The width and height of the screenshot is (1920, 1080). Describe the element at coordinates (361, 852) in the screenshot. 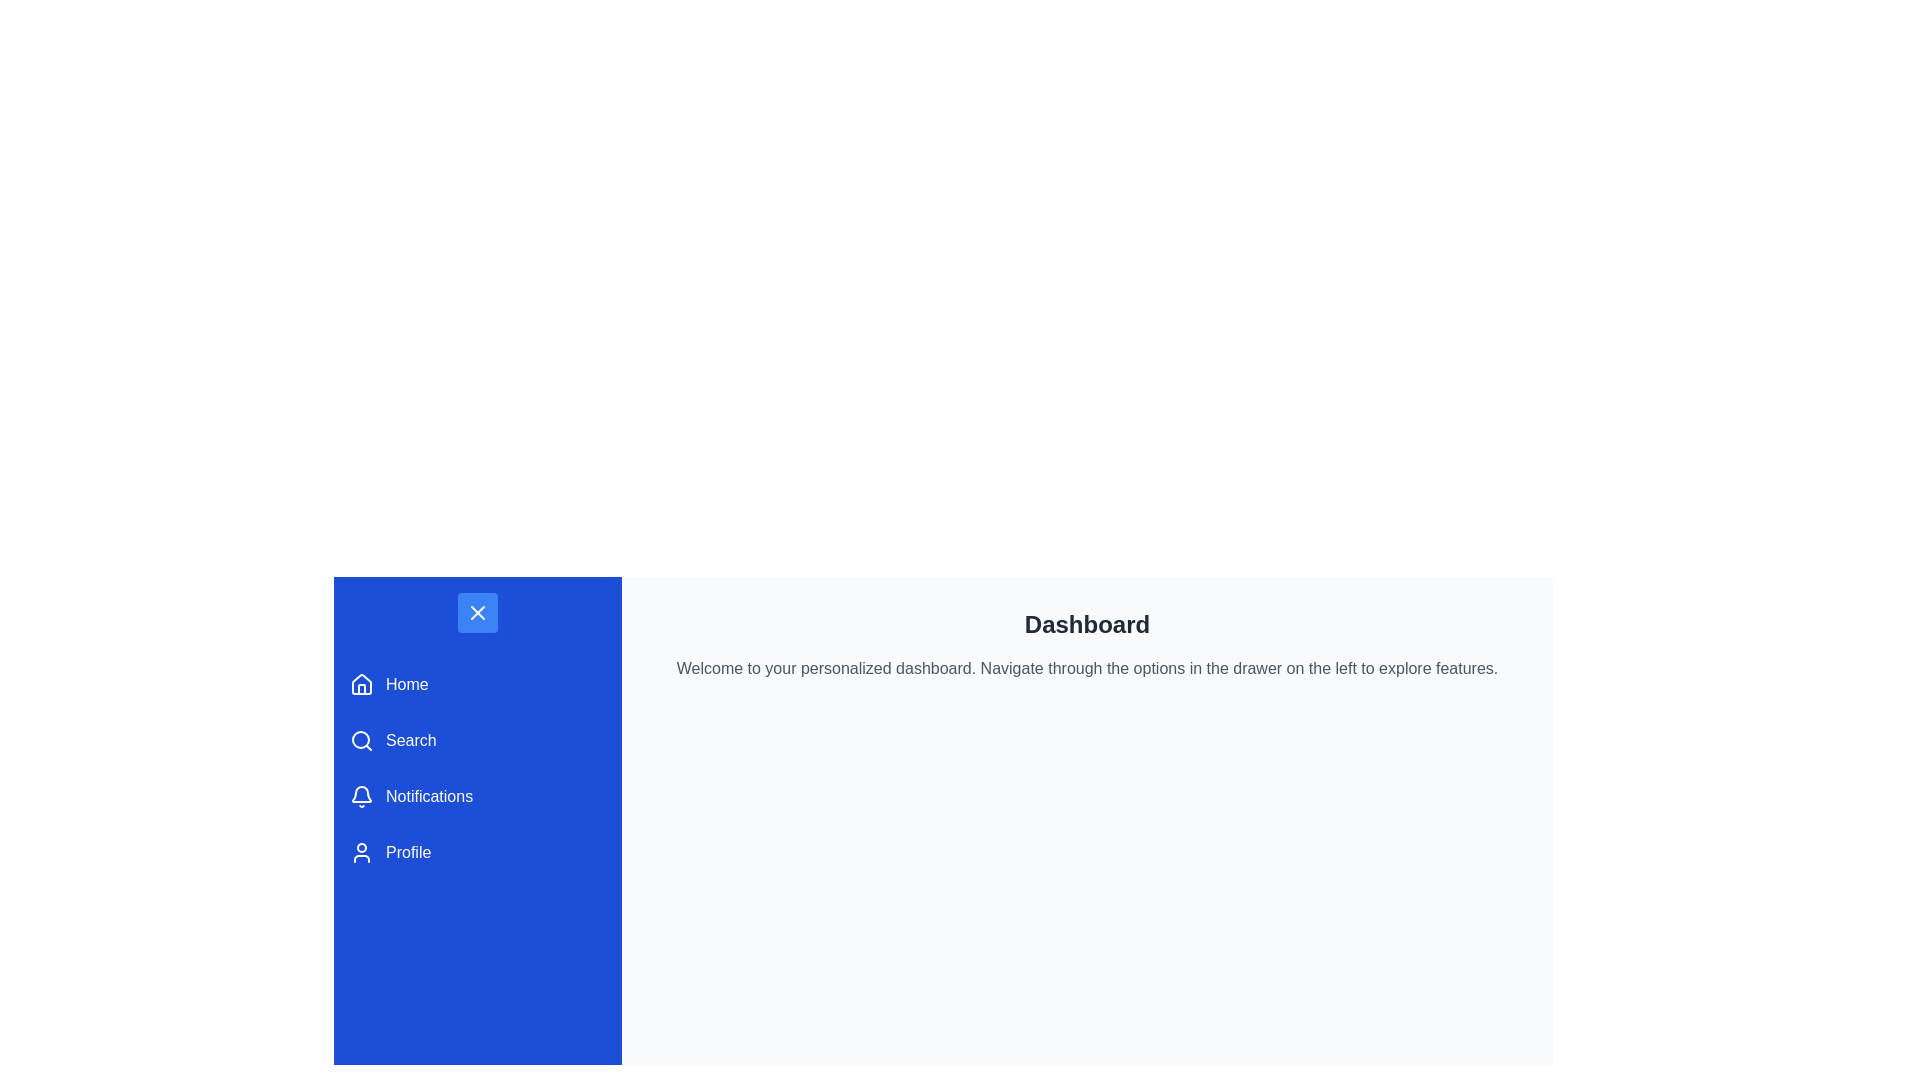

I see `the 'Profile' button which contains the user profile icon located on the left-side menu bar` at that location.